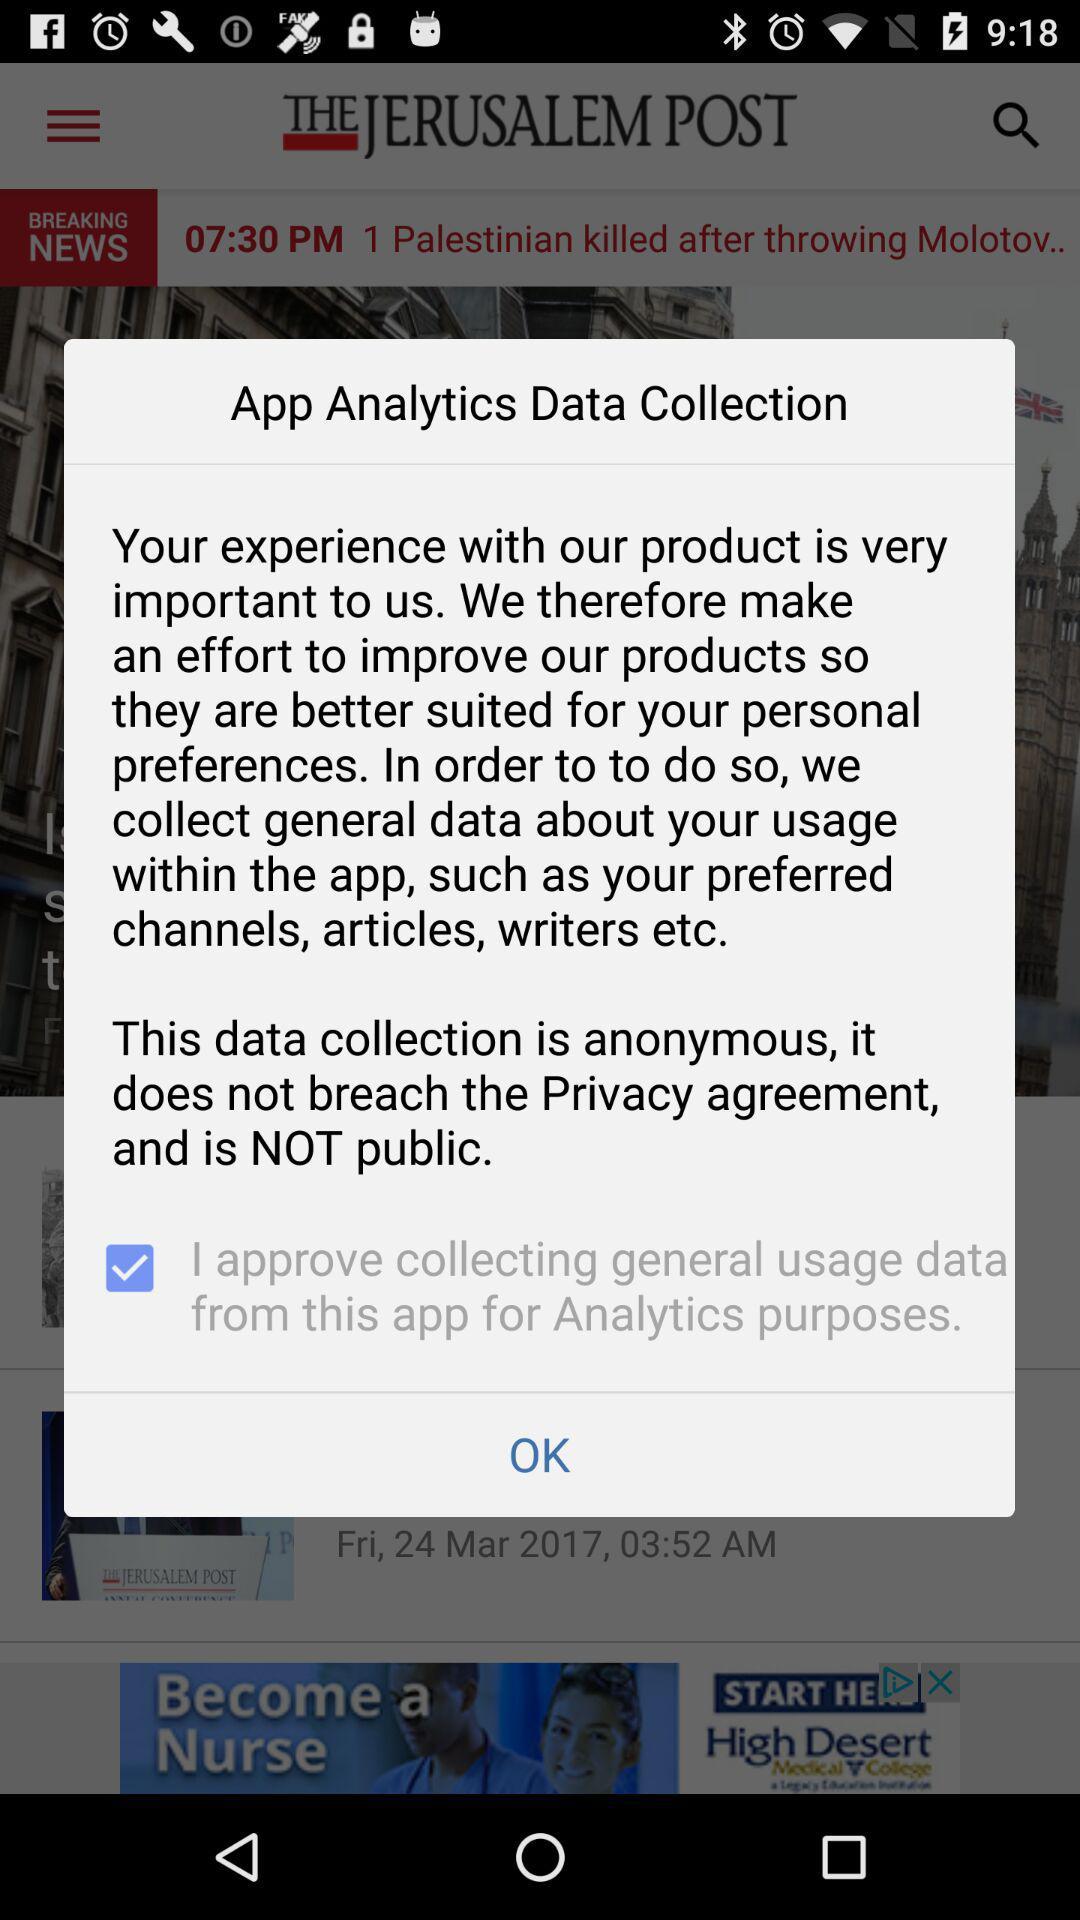 This screenshot has height=1920, width=1080. Describe the element at coordinates (127, 1288) in the screenshot. I see `icon below your experience with app` at that location.